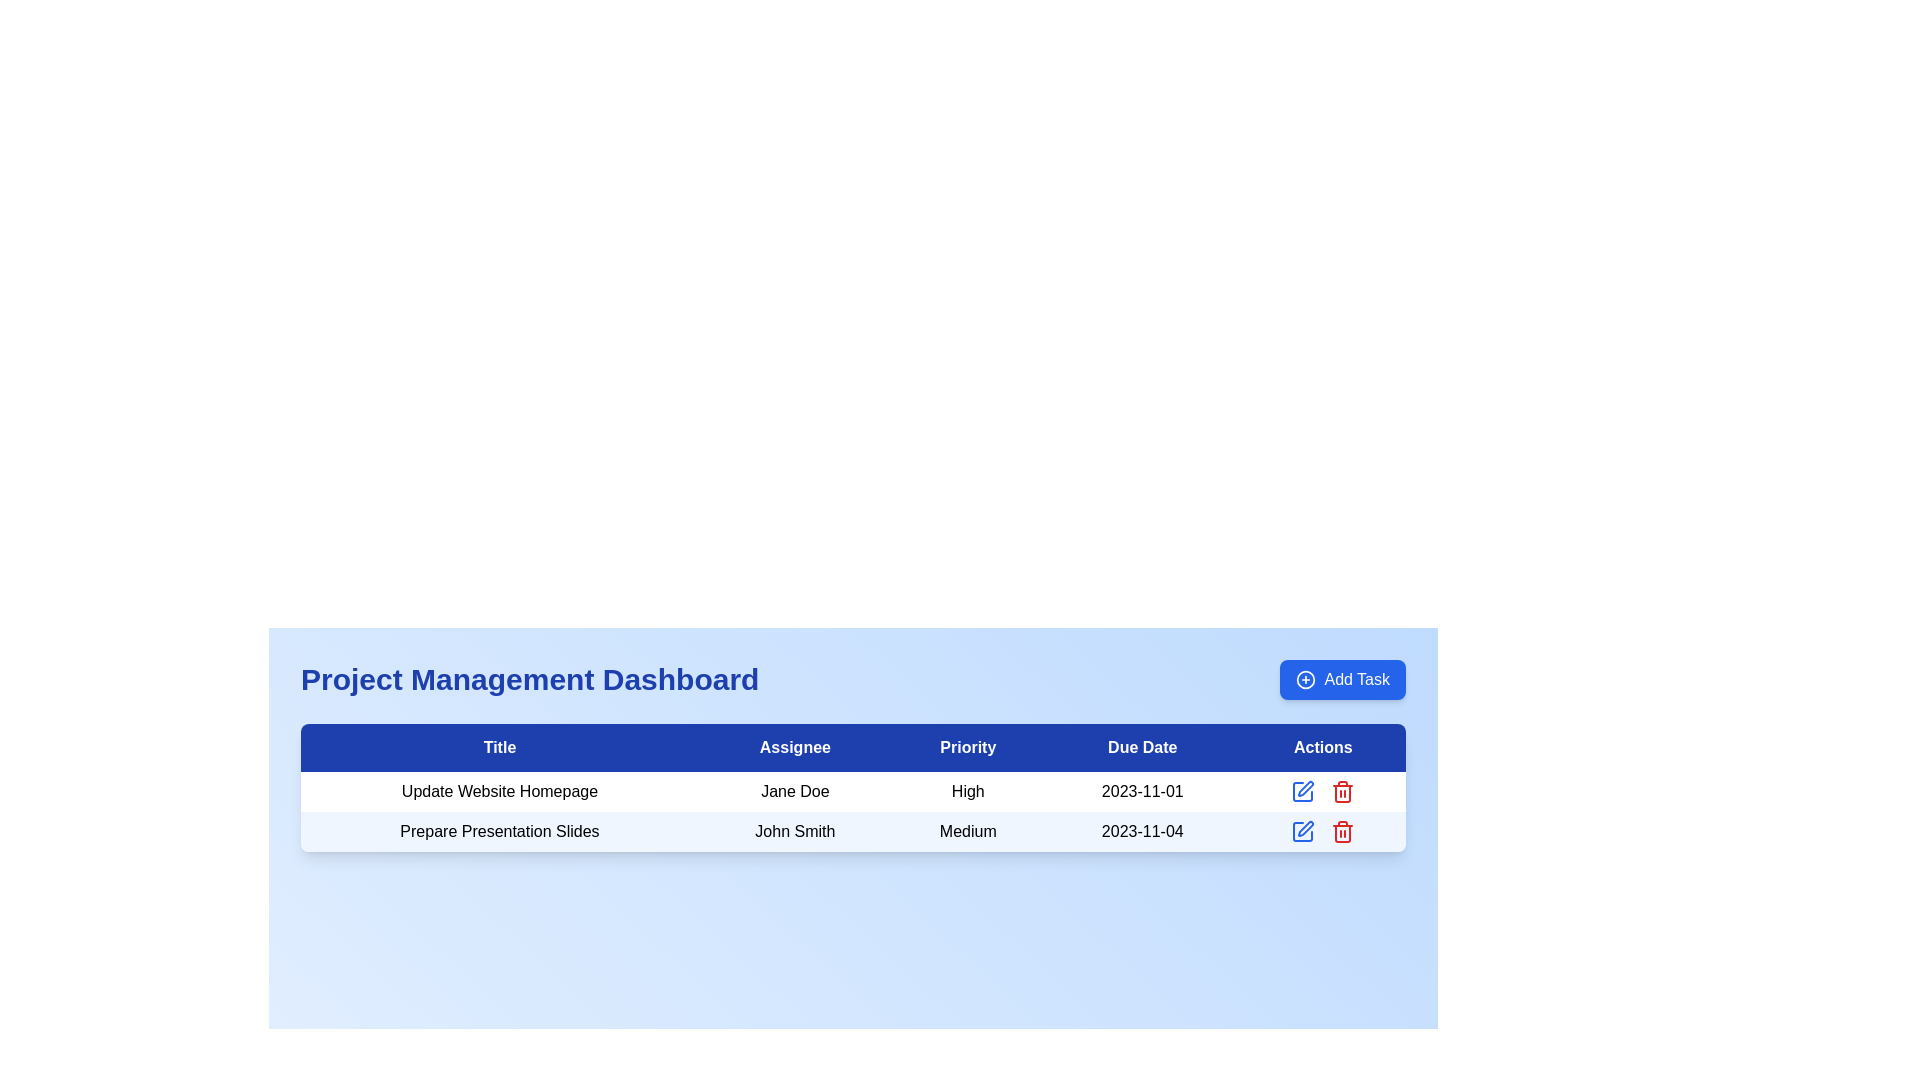  I want to click on the red trash bin icon located in the action hub of the second row under the 'Actions' column in the 'Project Management Dashboard', so click(1323, 832).